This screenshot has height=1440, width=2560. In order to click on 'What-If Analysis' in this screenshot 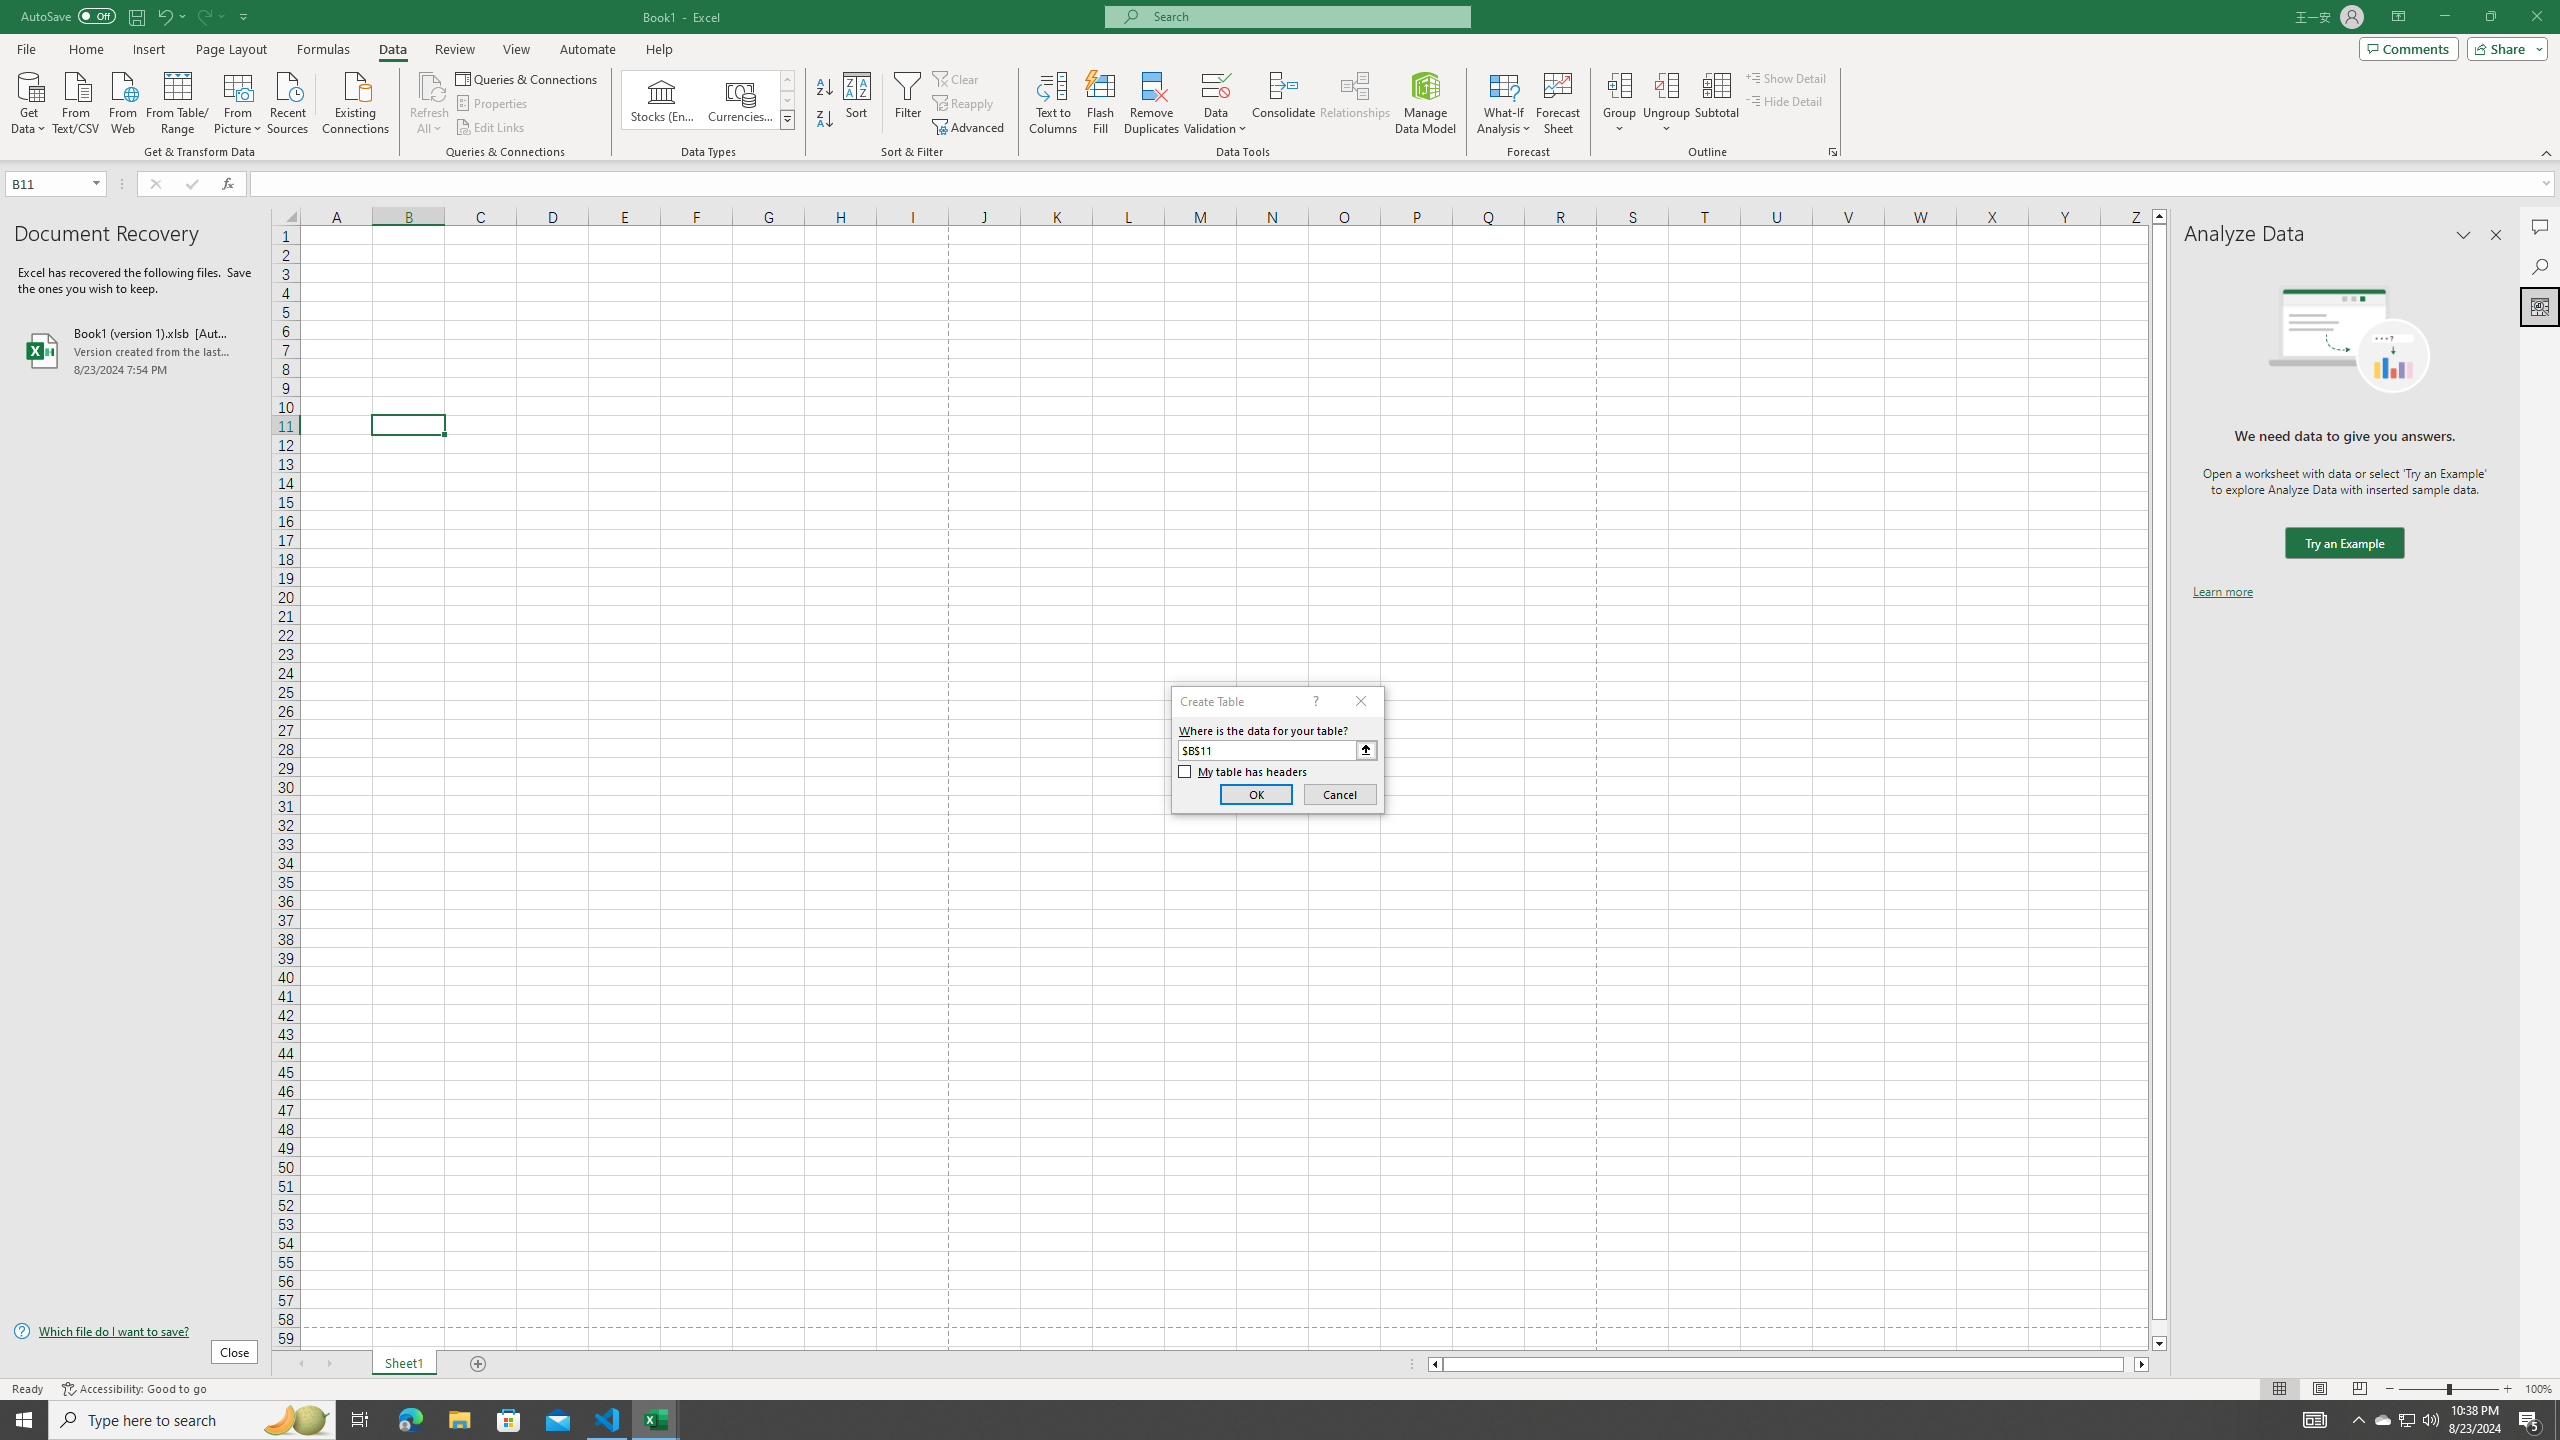, I will do `click(1504, 103)`.